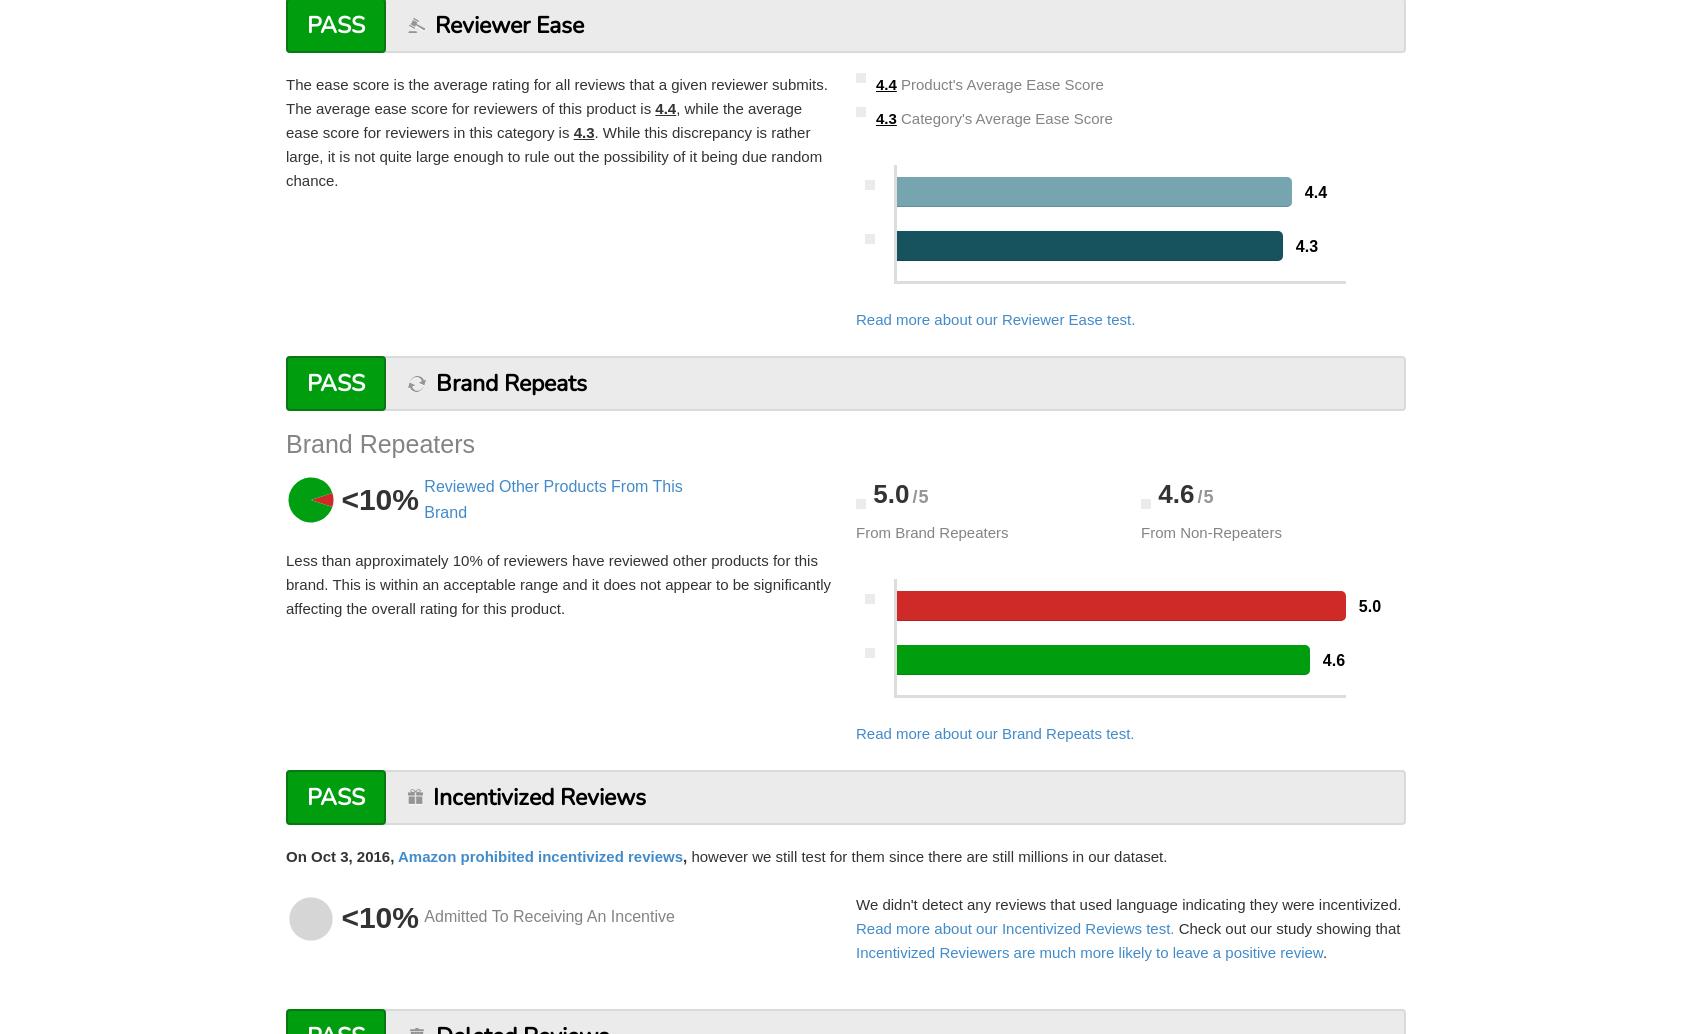 The width and height of the screenshot is (1692, 1034). Describe the element at coordinates (340, 854) in the screenshot. I see `'On Oct 3, 2016,'` at that location.